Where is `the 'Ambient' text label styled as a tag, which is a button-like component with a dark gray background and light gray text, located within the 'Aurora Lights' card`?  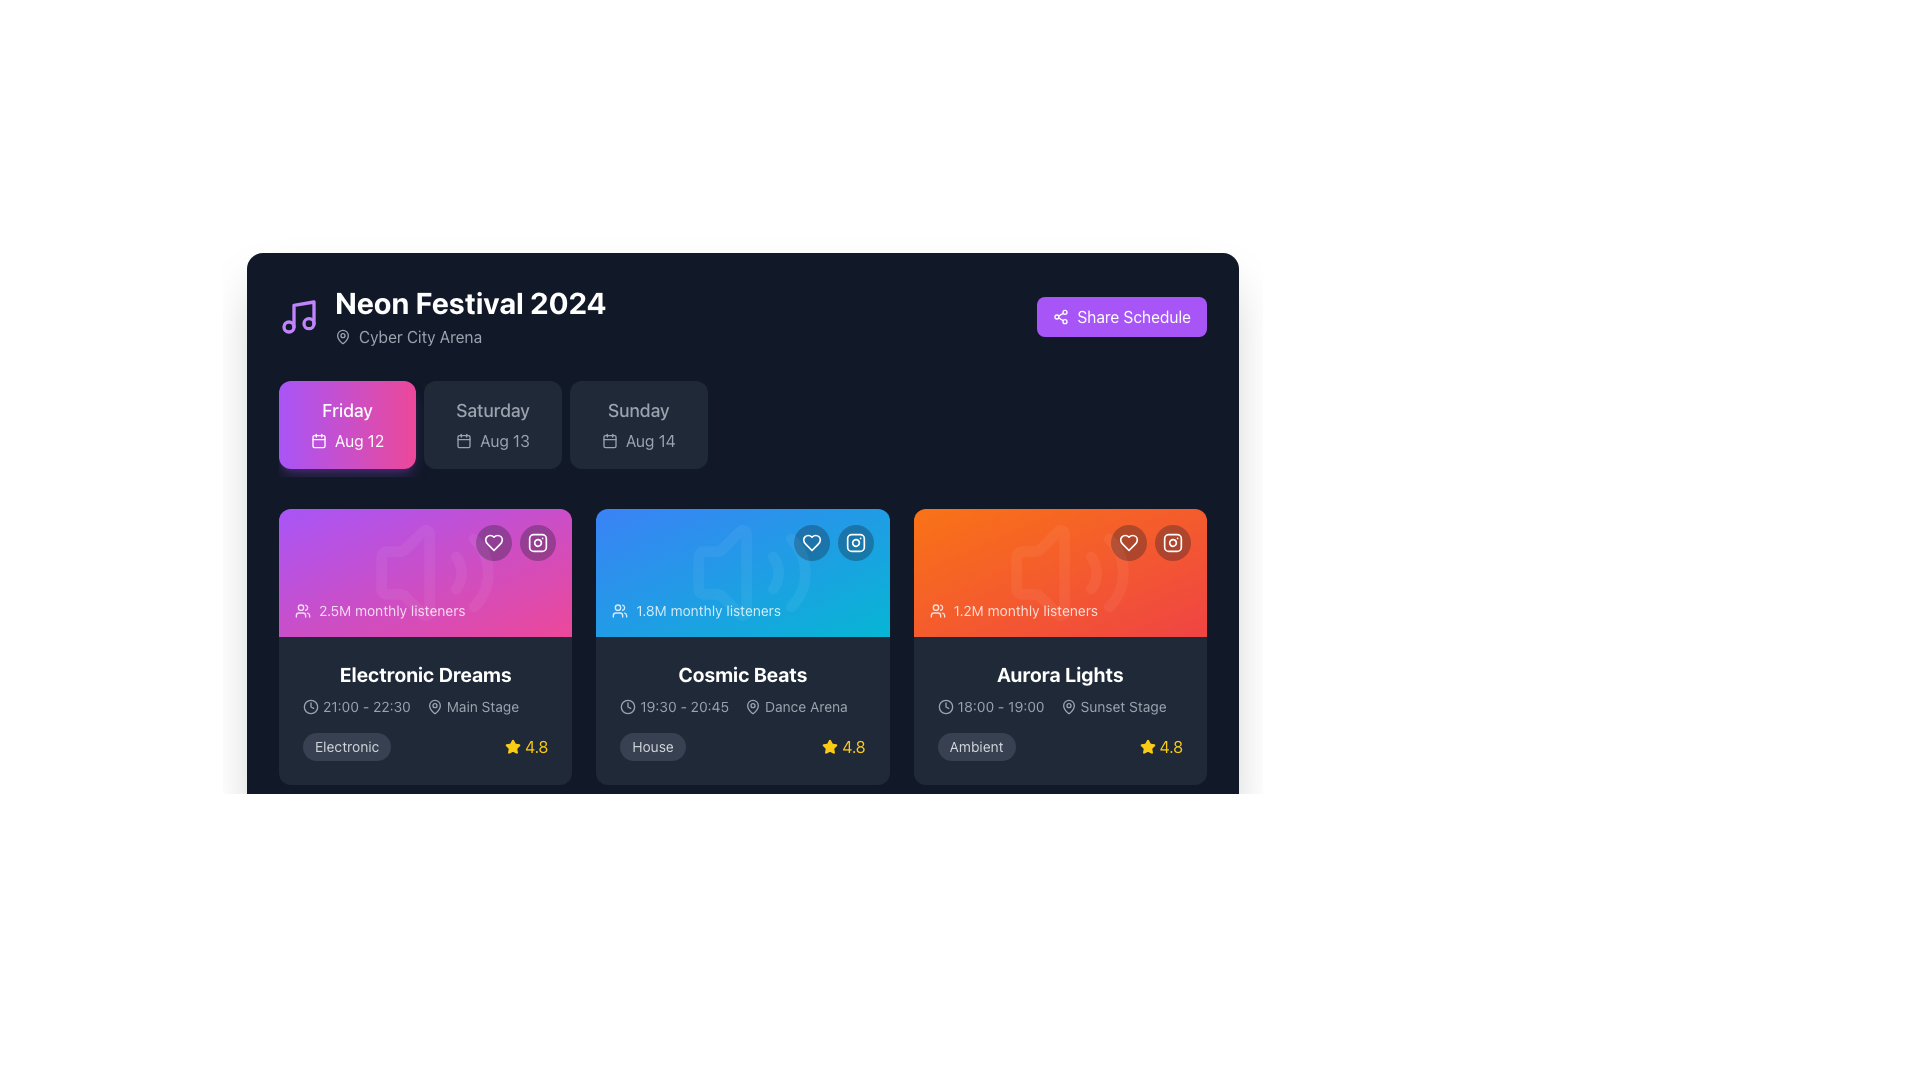
the 'Ambient' text label styled as a tag, which is a button-like component with a dark gray background and light gray text, located within the 'Aurora Lights' card is located at coordinates (976, 747).